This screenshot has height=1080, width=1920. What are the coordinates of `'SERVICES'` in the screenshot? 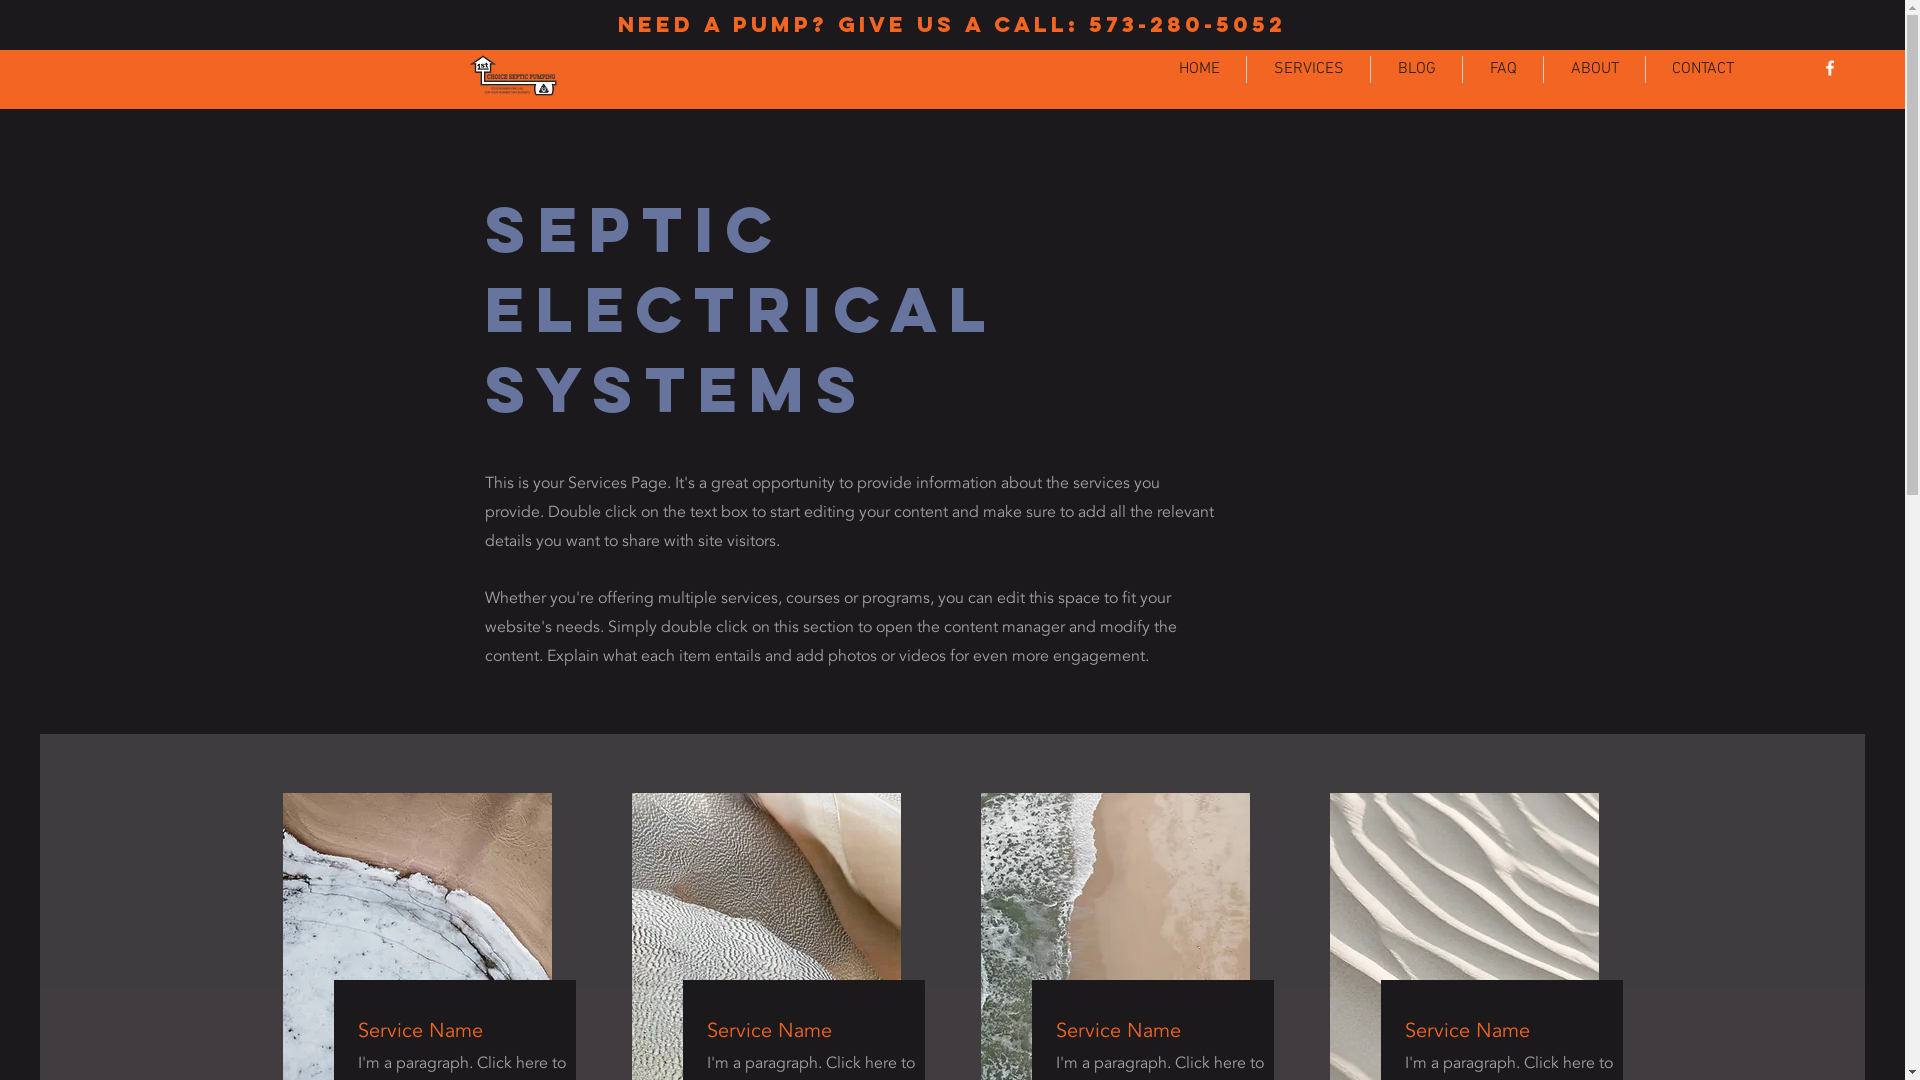 It's located at (1308, 68).